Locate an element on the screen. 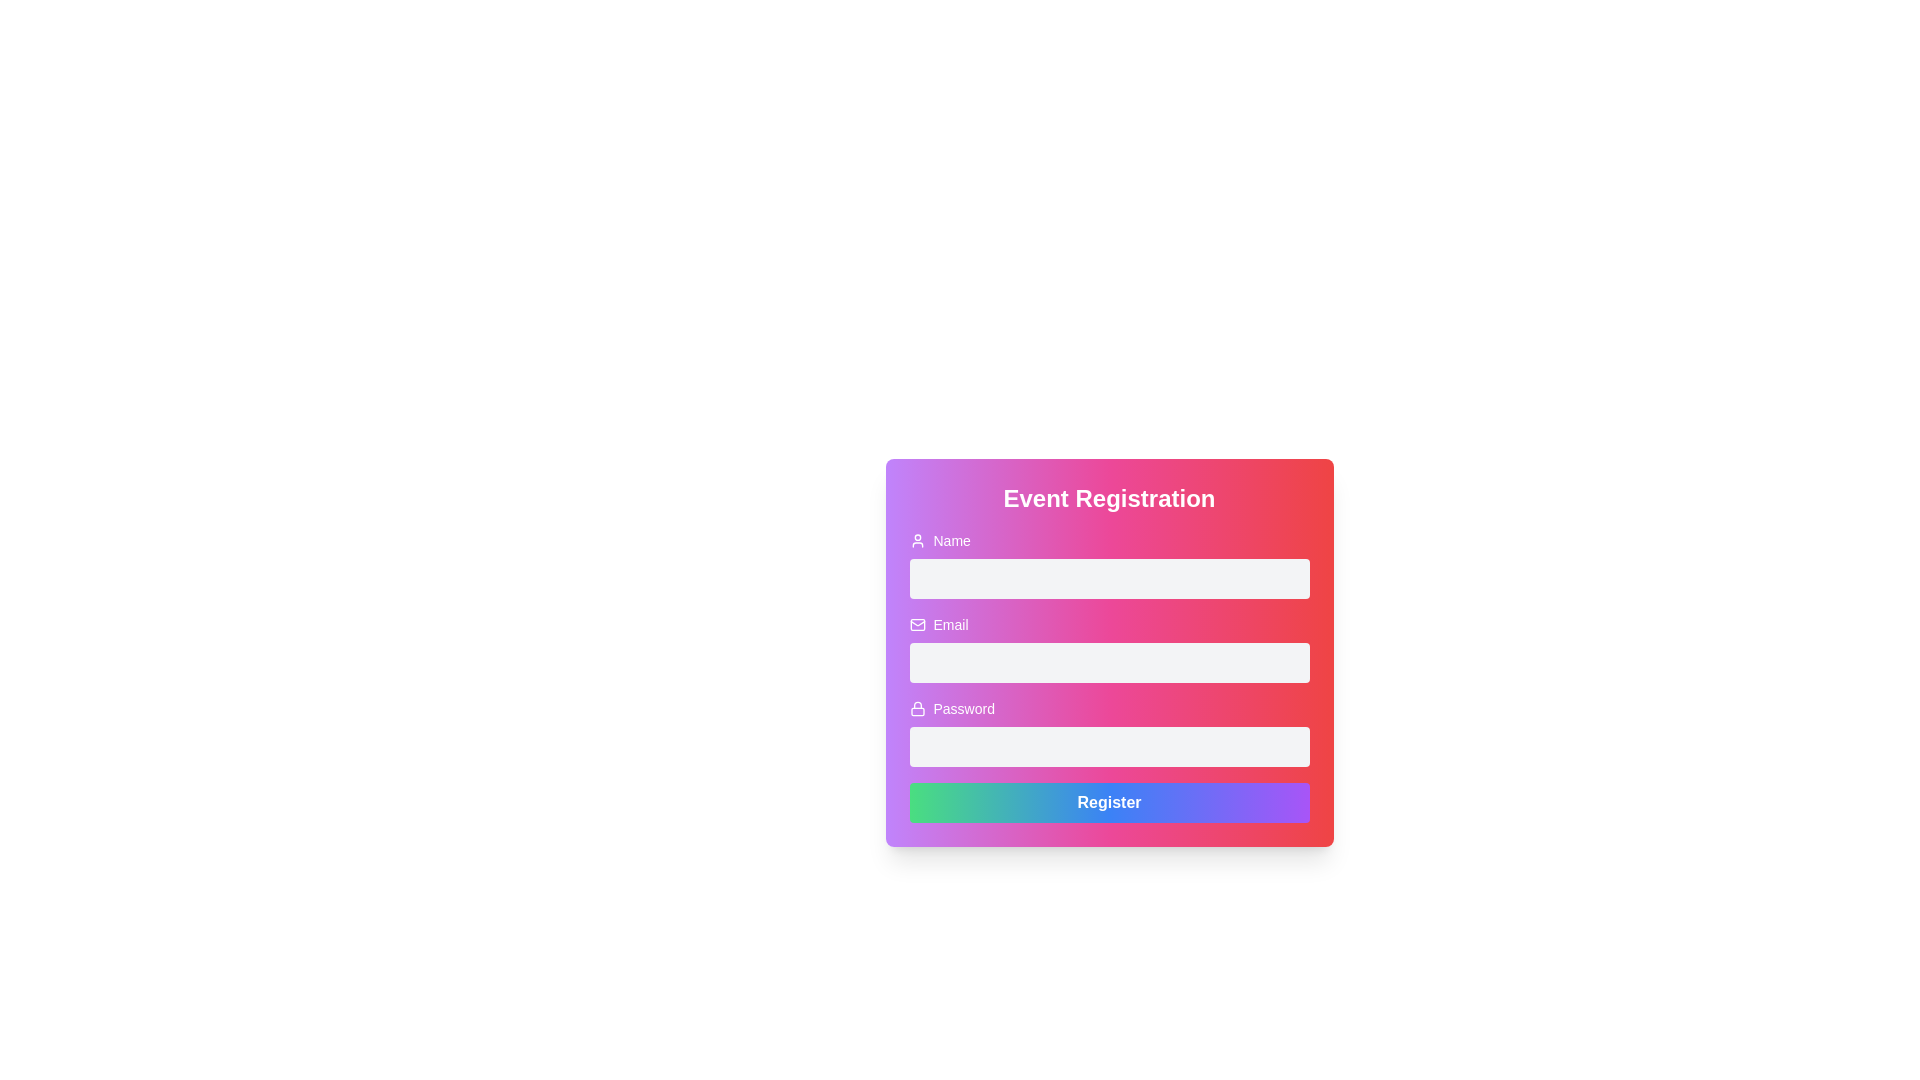 The width and height of the screenshot is (1920, 1080). the email input field labeled 'Email' to focus on it is located at coordinates (1108, 648).